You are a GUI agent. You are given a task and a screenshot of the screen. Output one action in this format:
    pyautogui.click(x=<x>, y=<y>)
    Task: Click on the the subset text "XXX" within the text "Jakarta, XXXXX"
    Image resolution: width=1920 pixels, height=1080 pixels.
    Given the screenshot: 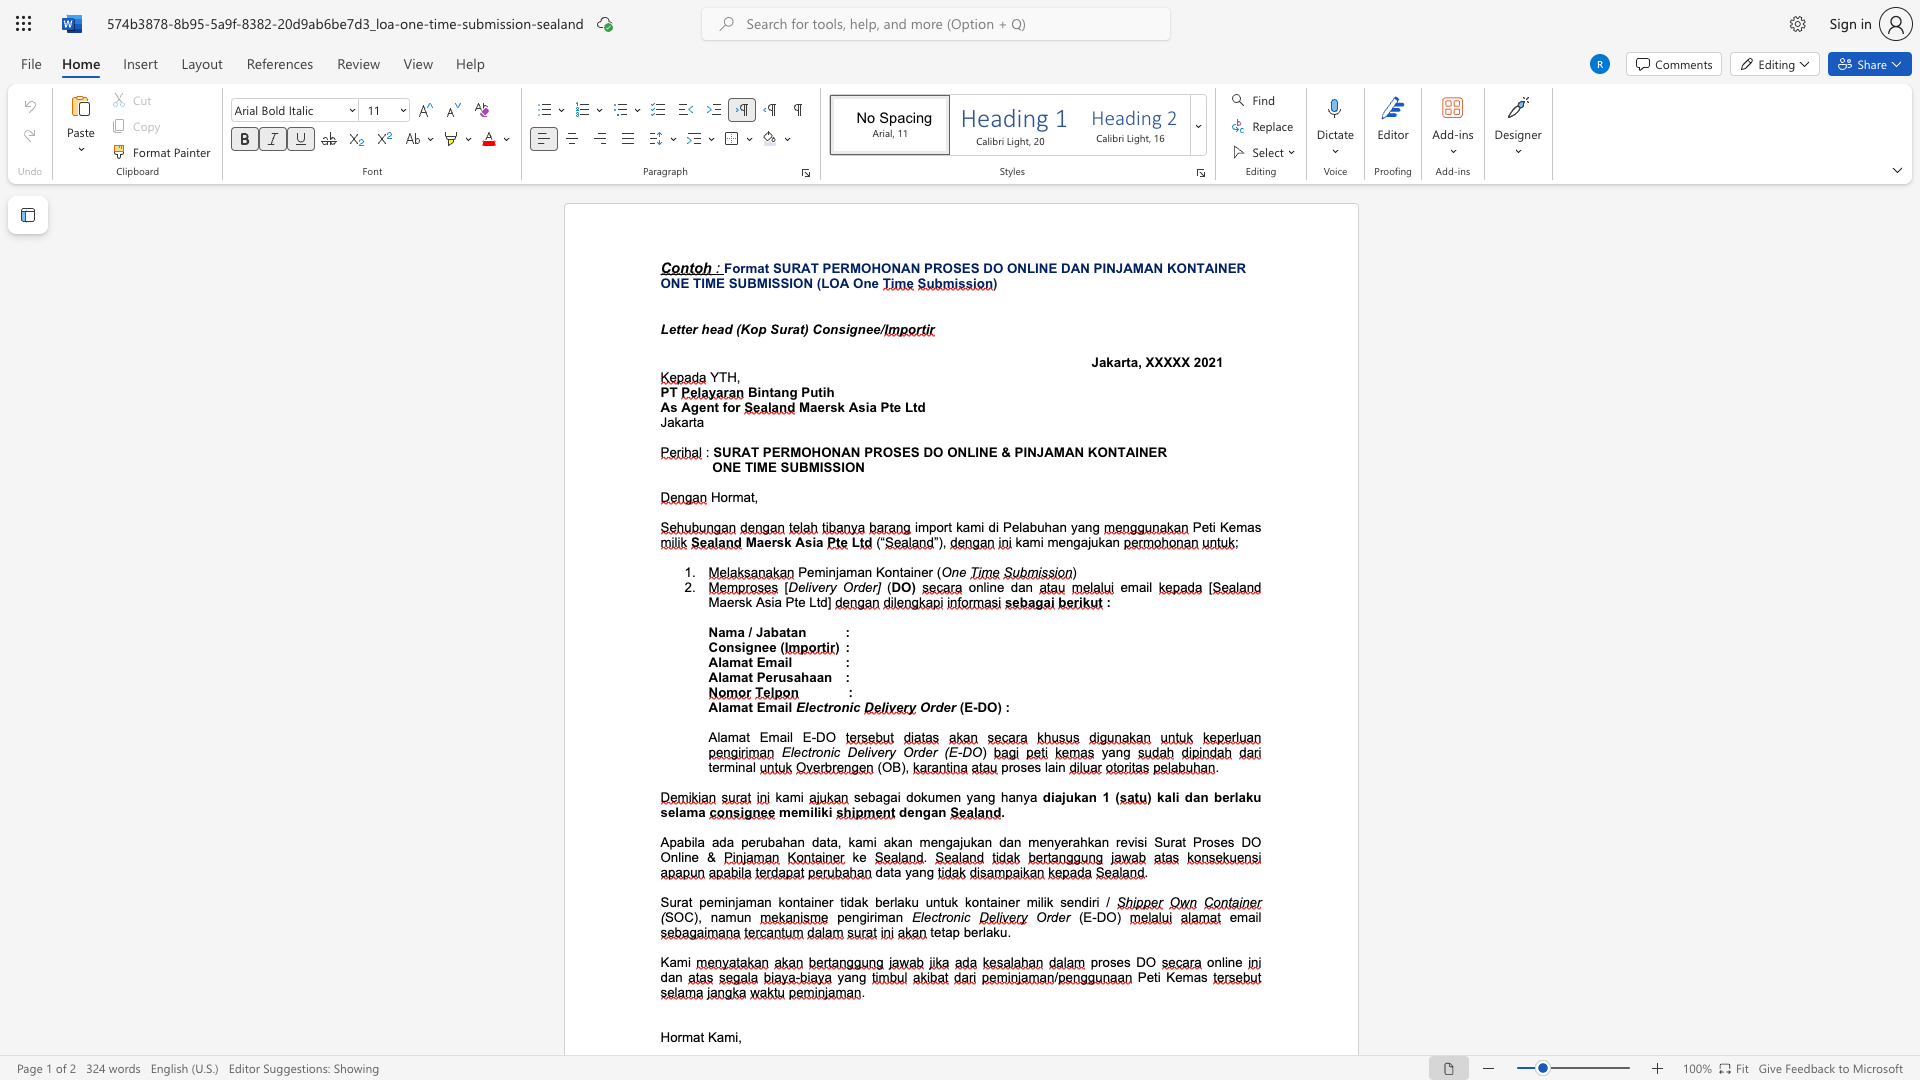 What is the action you would take?
    pyautogui.click(x=1145, y=362)
    